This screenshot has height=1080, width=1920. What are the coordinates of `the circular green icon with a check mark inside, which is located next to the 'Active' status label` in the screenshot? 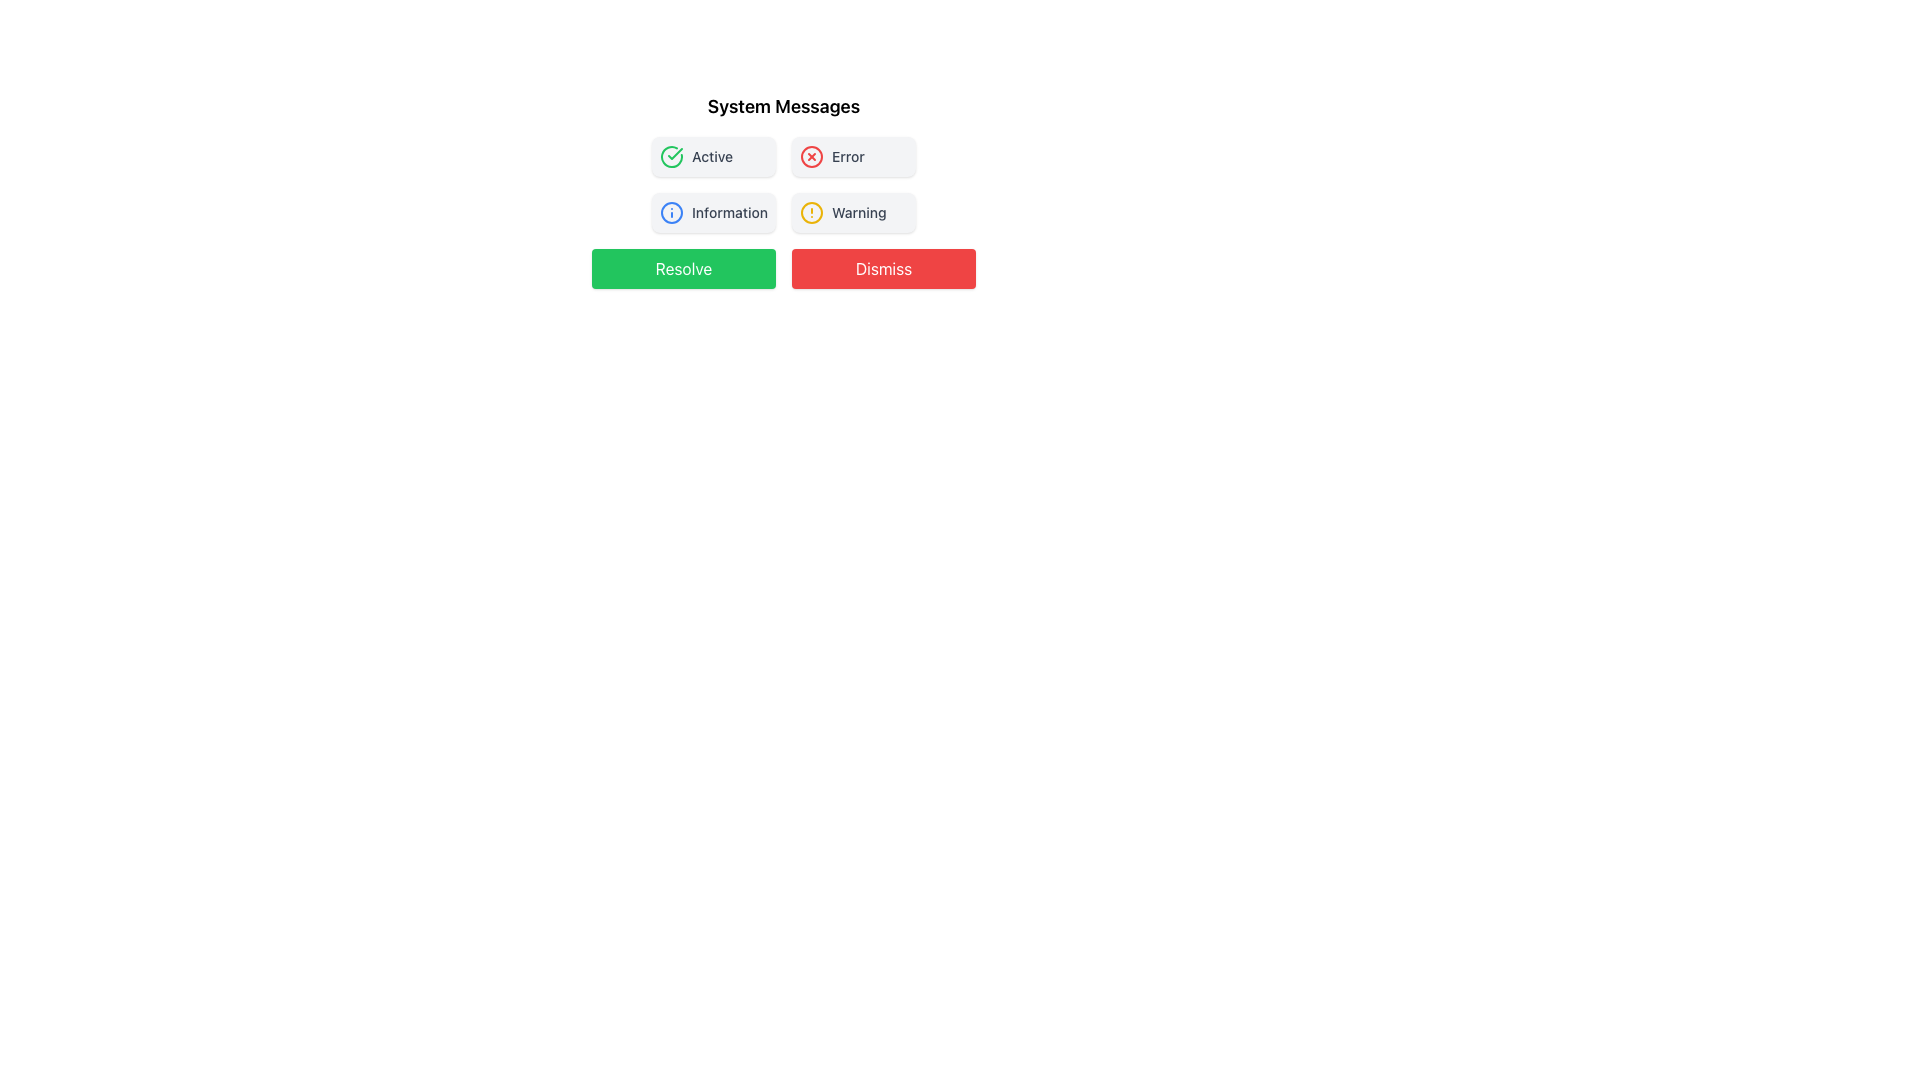 It's located at (672, 156).